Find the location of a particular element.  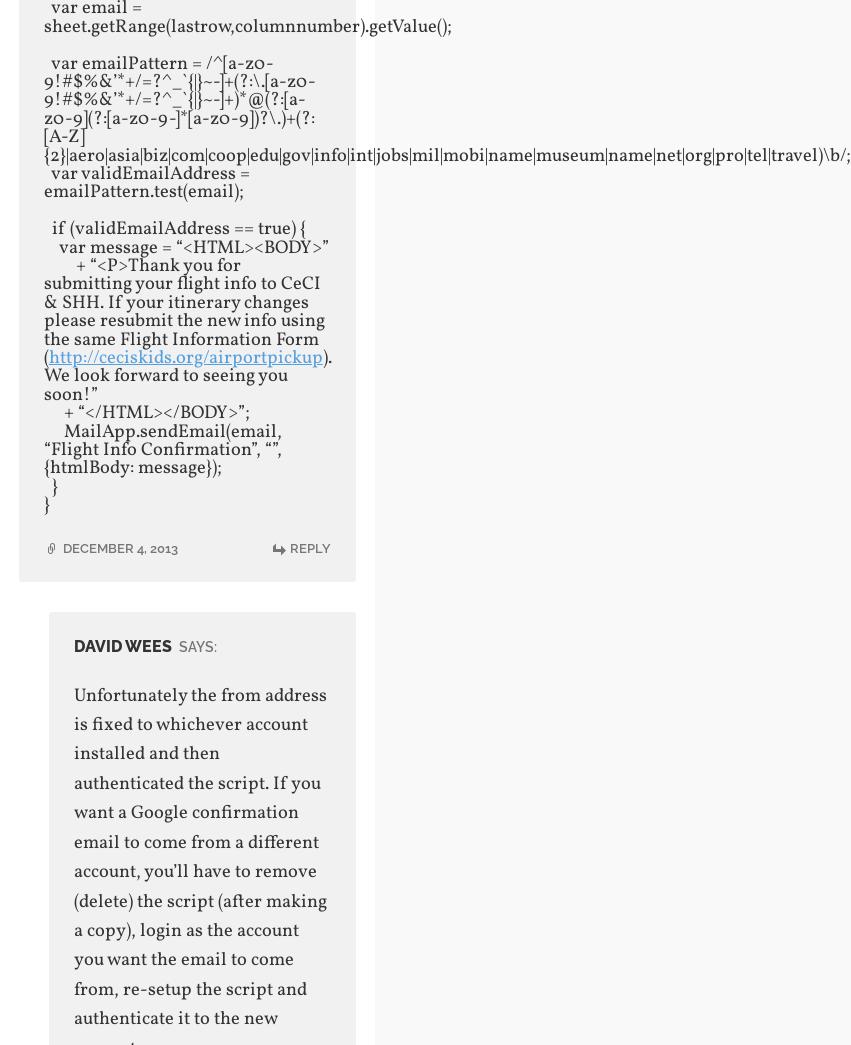

'says:' is located at coordinates (195, 646).